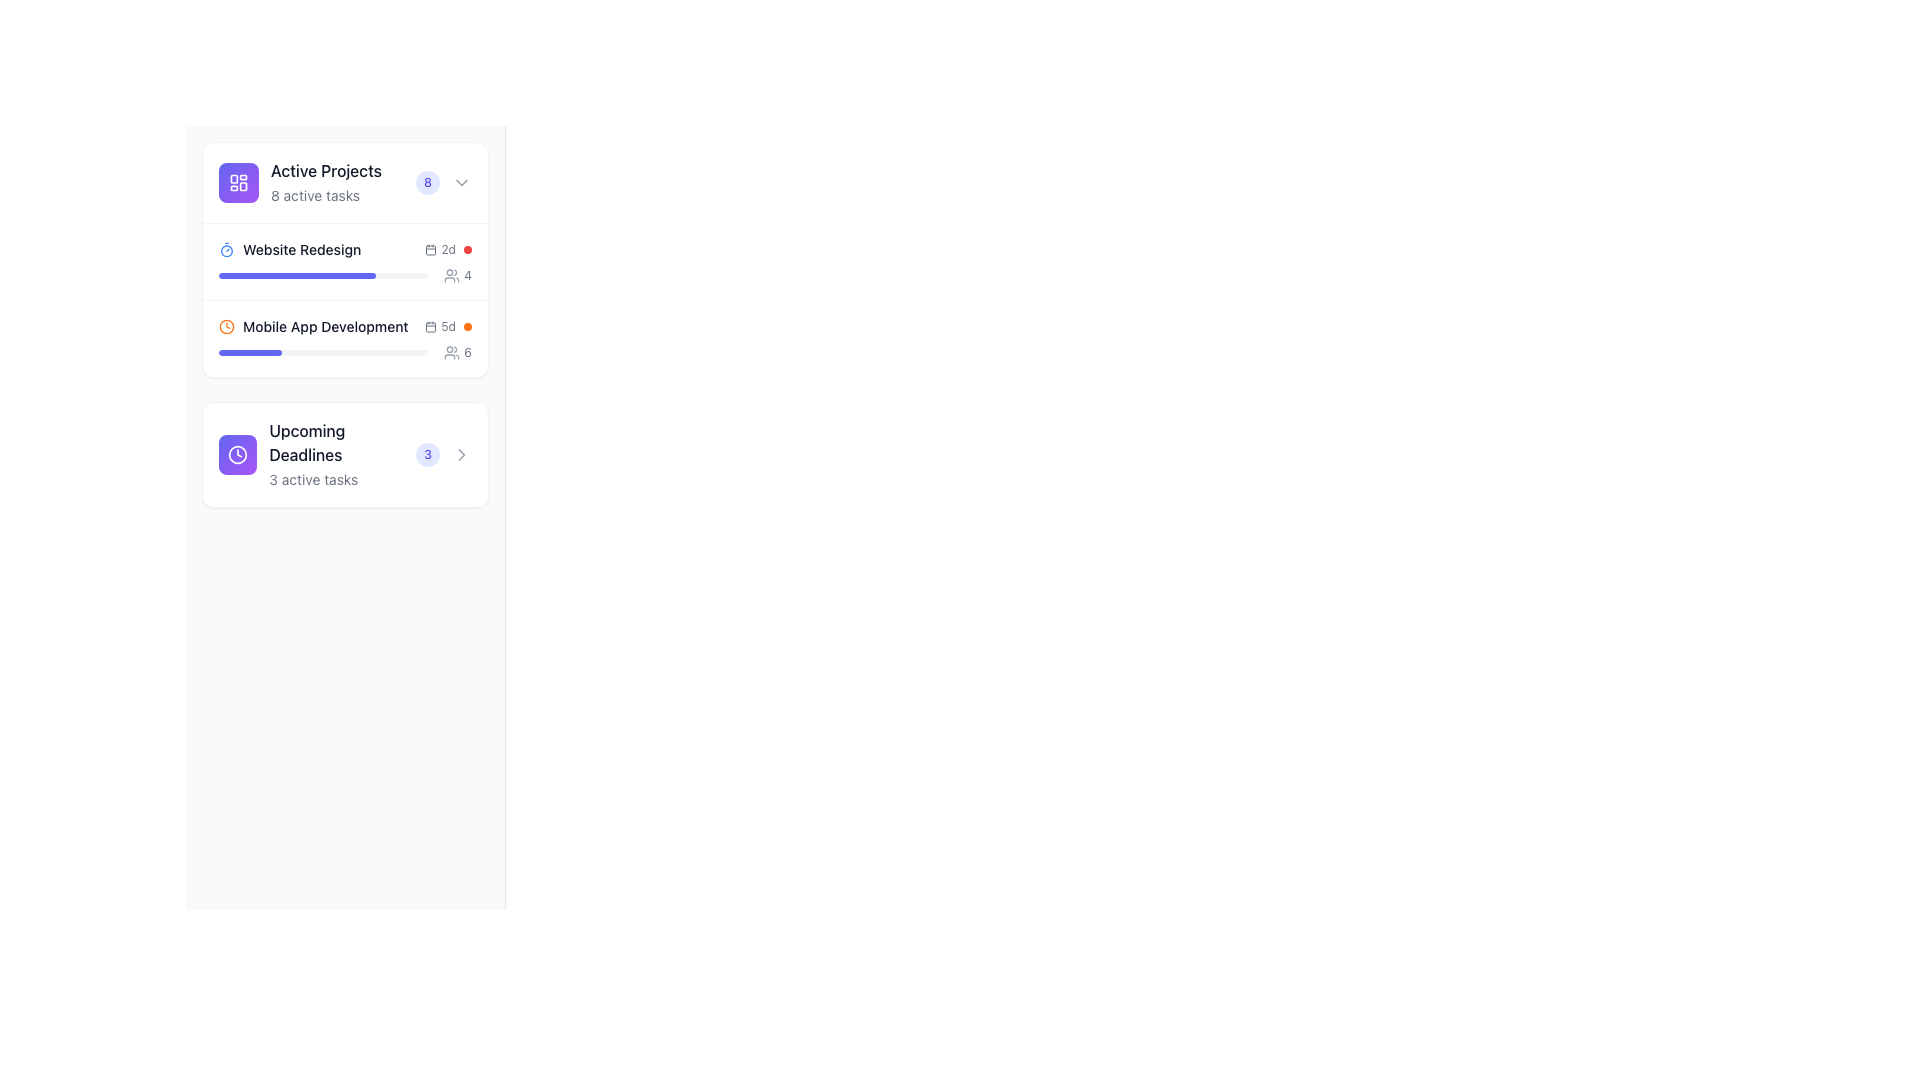 The width and height of the screenshot is (1920, 1080). Describe the element at coordinates (451, 276) in the screenshot. I see `the 'users' or 'group' icon located to the left of the number '4' in the 'Active Projects' section under 'Website Redesign'` at that location.